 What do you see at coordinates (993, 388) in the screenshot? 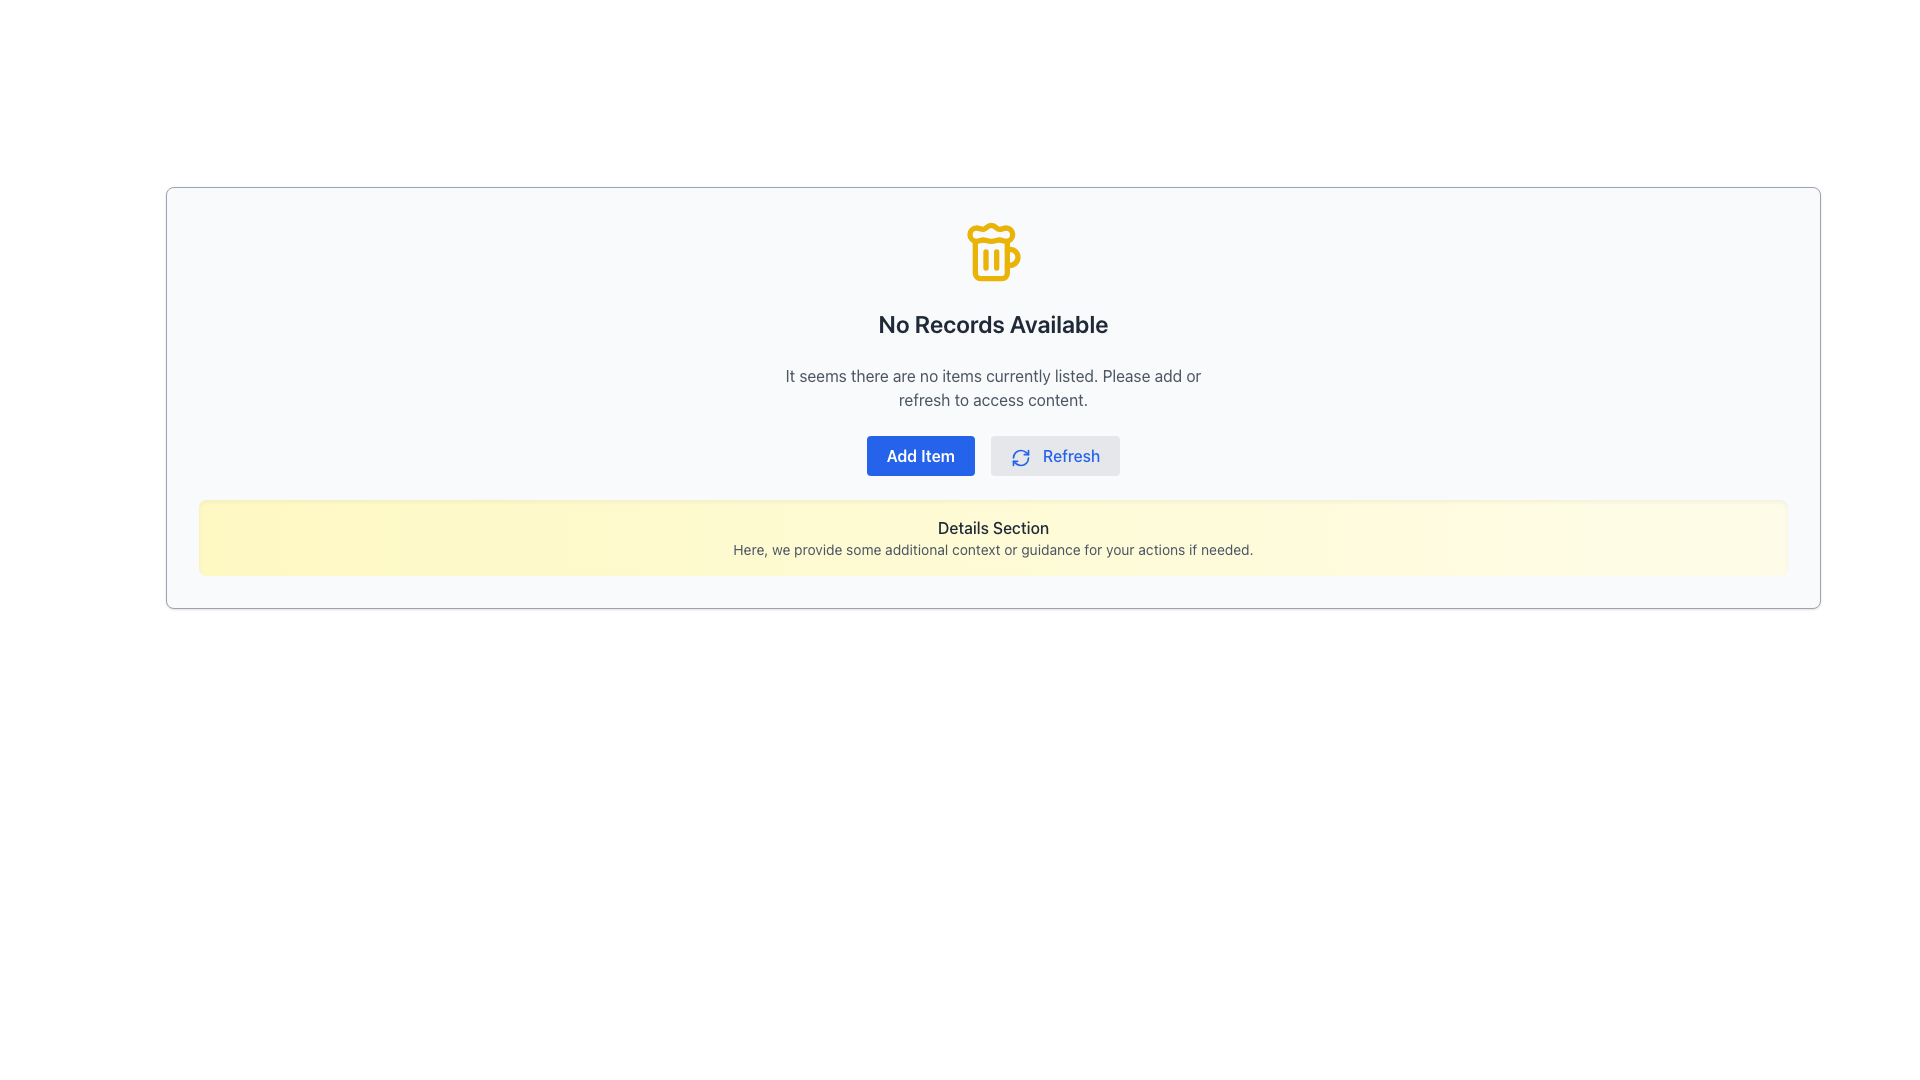
I see `the centered text element displaying the message: 'It seems there are no items currently listed. Please add or refresh to access content.'` at bounding box center [993, 388].